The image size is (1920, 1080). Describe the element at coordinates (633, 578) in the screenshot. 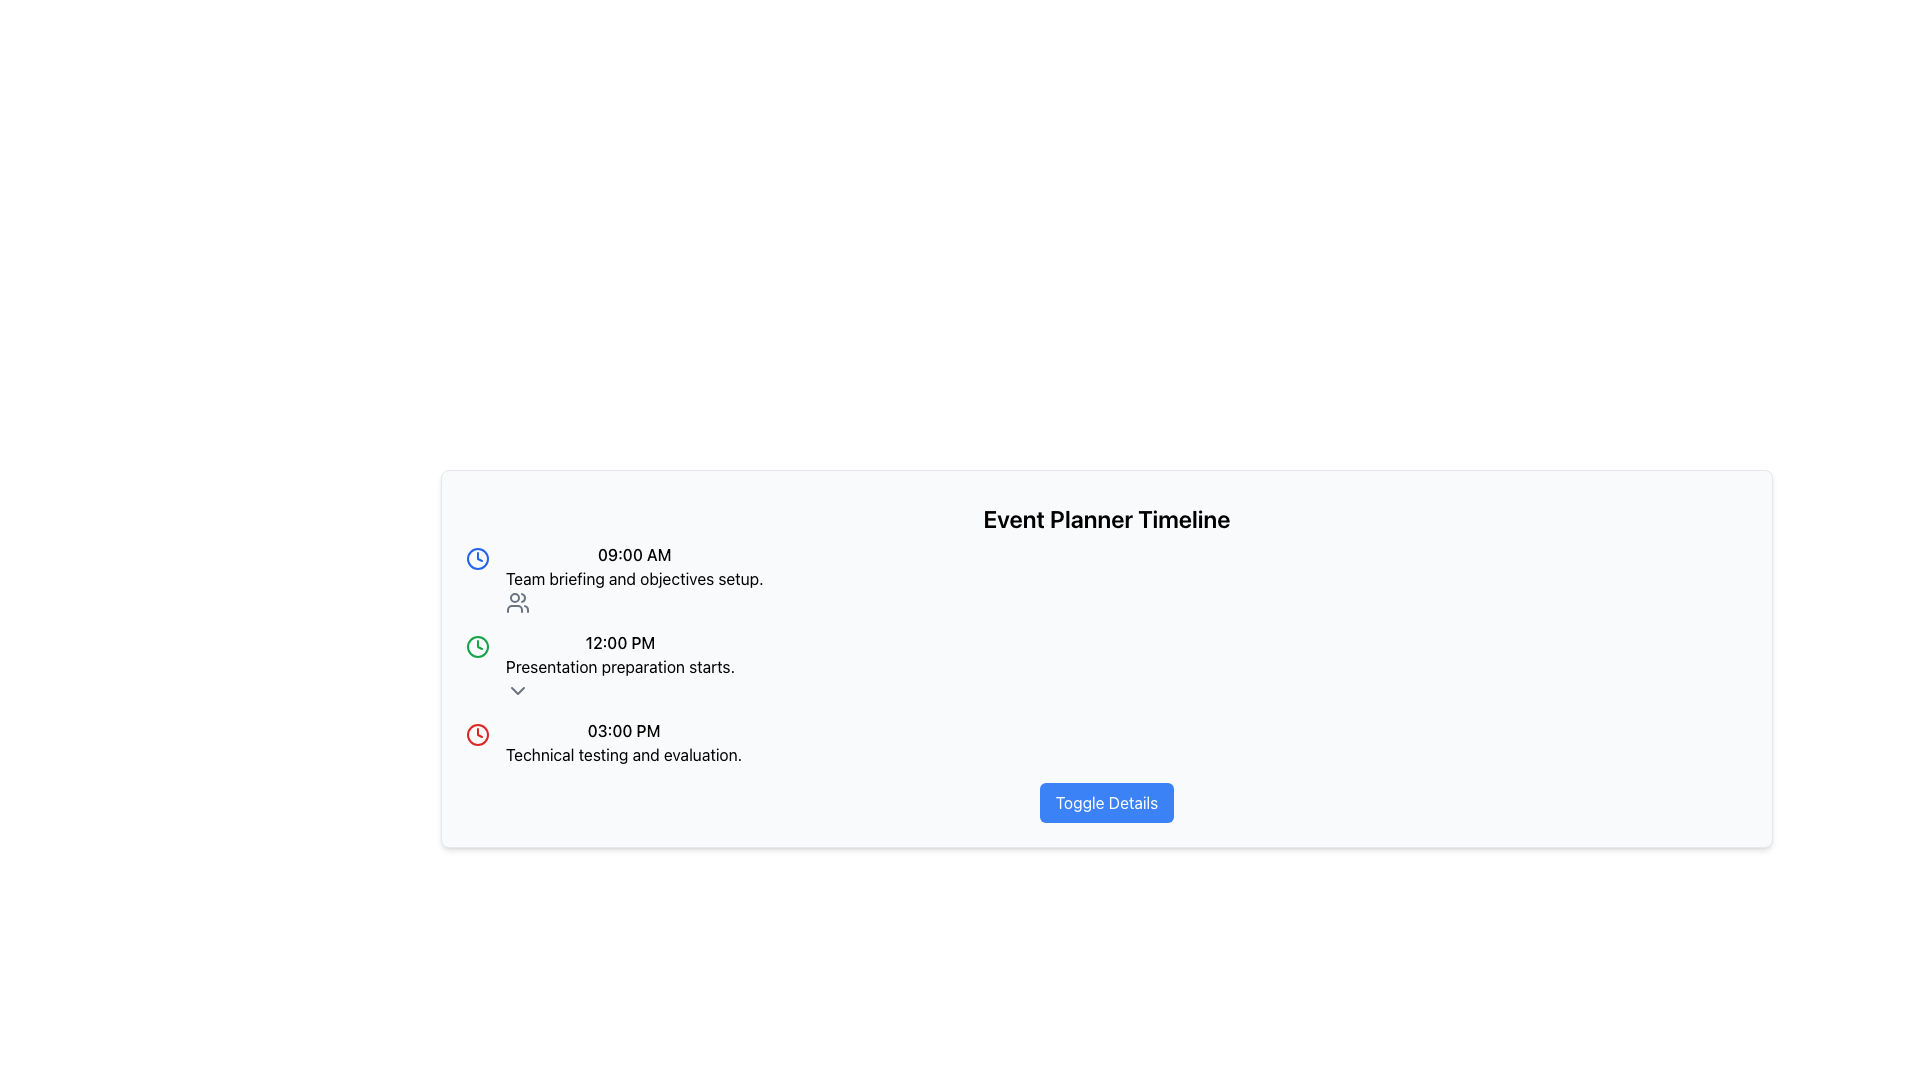

I see `the Text Block representing an event scheduled at 09:00 AM, located under the 'Event Planner Timeline' header, with a blue clock icon on the left` at that location.